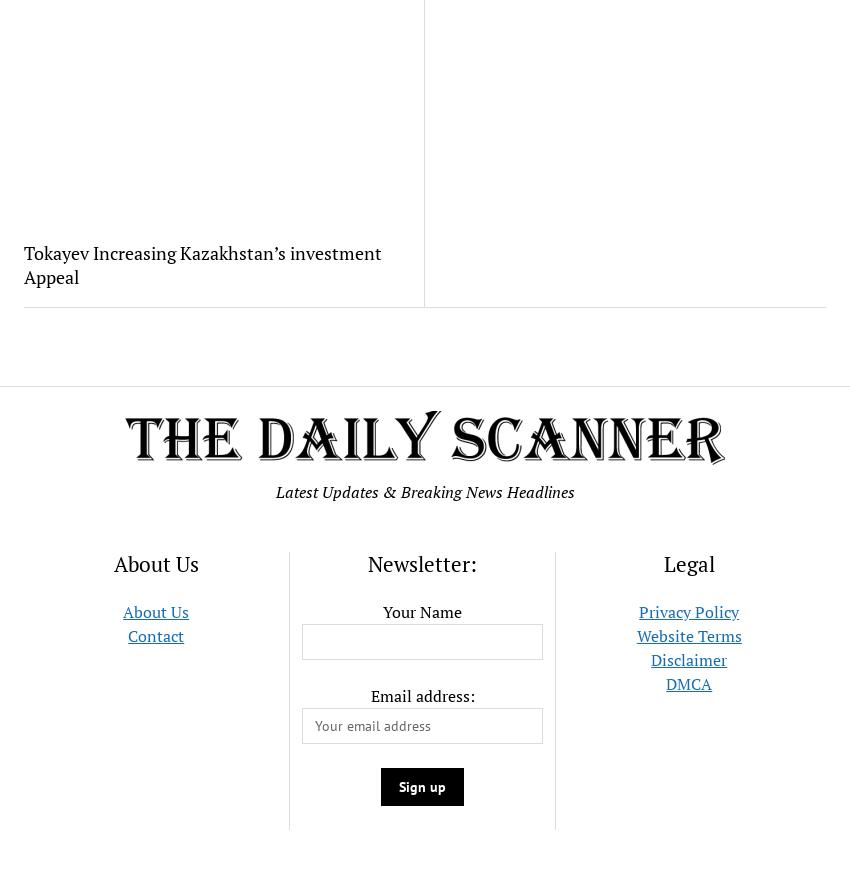 The height and width of the screenshot is (893, 850). What do you see at coordinates (155, 635) in the screenshot?
I see `'Contact'` at bounding box center [155, 635].